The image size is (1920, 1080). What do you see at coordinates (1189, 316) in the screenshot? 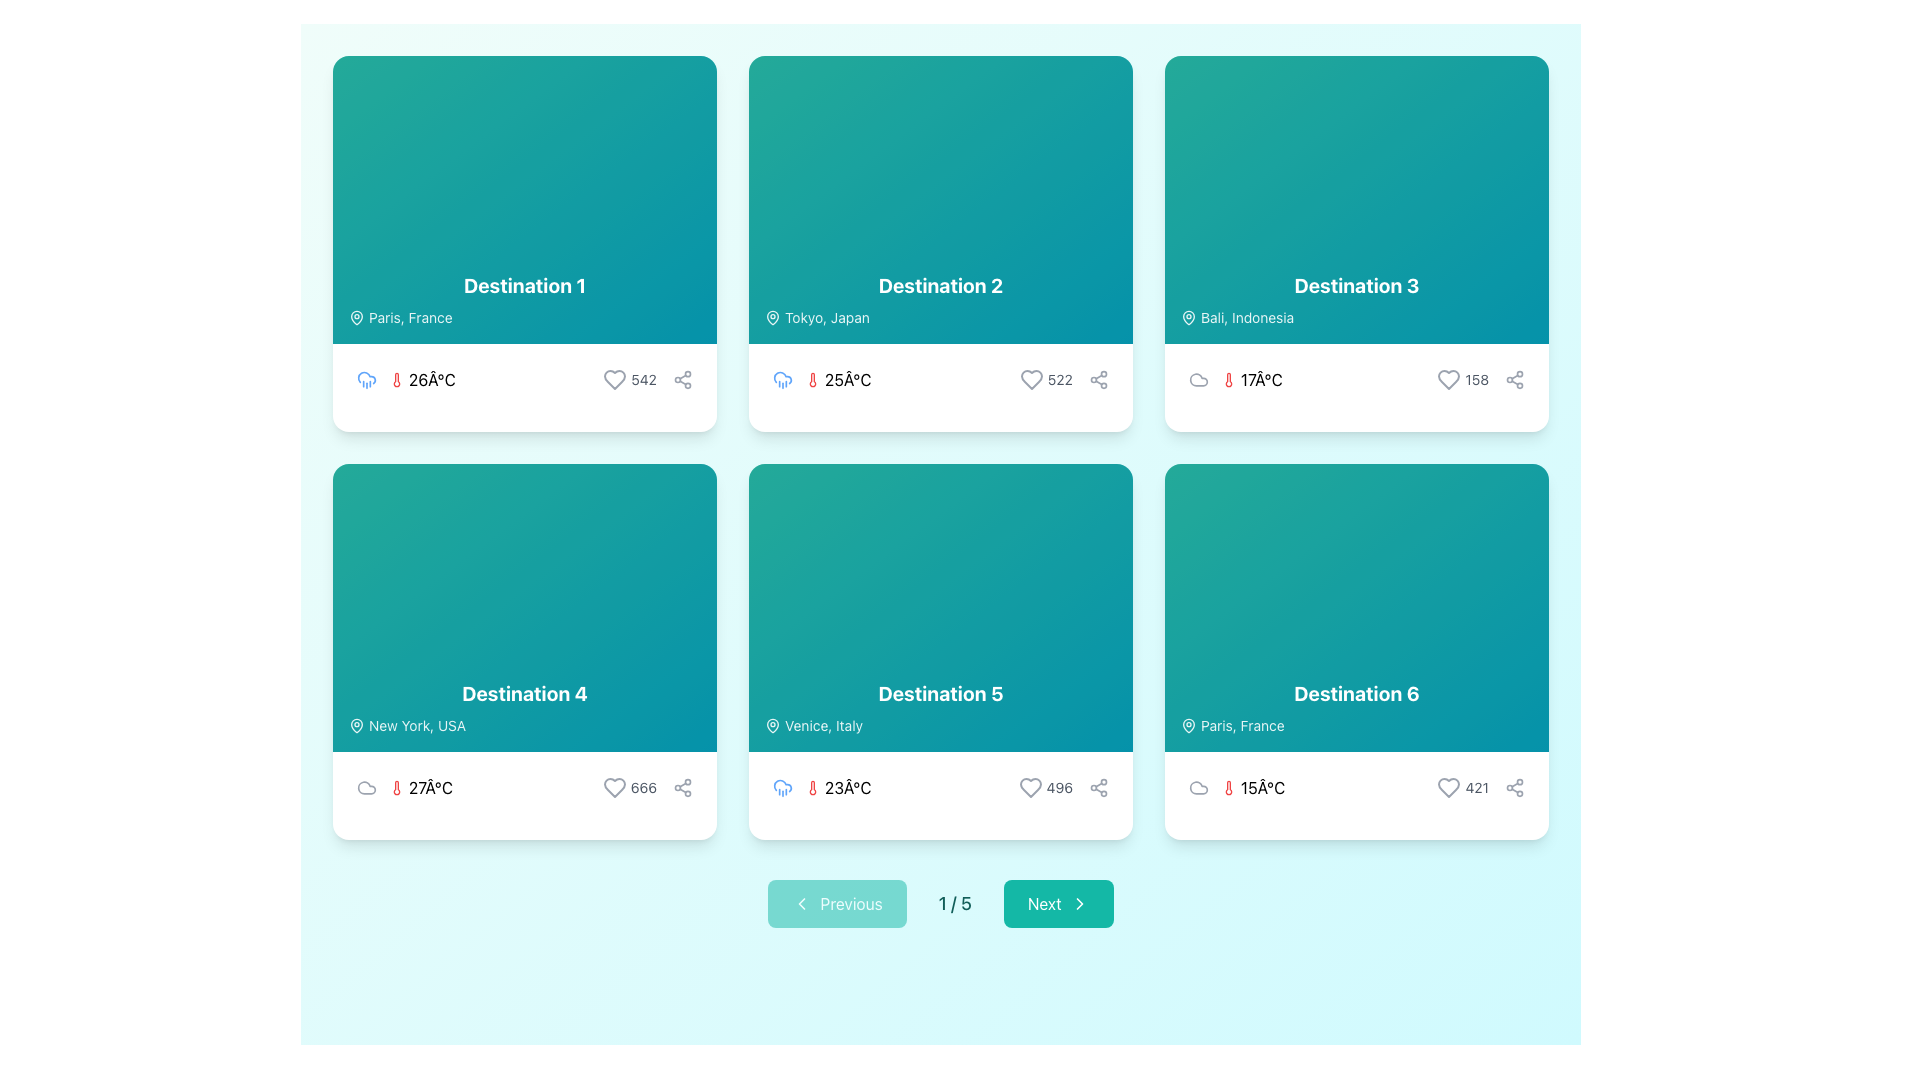
I see `the decorative map pin icon that visually indicates the geographical location of 'Bali, Indonesia', which is located within the 'Destination 3' card` at bounding box center [1189, 316].